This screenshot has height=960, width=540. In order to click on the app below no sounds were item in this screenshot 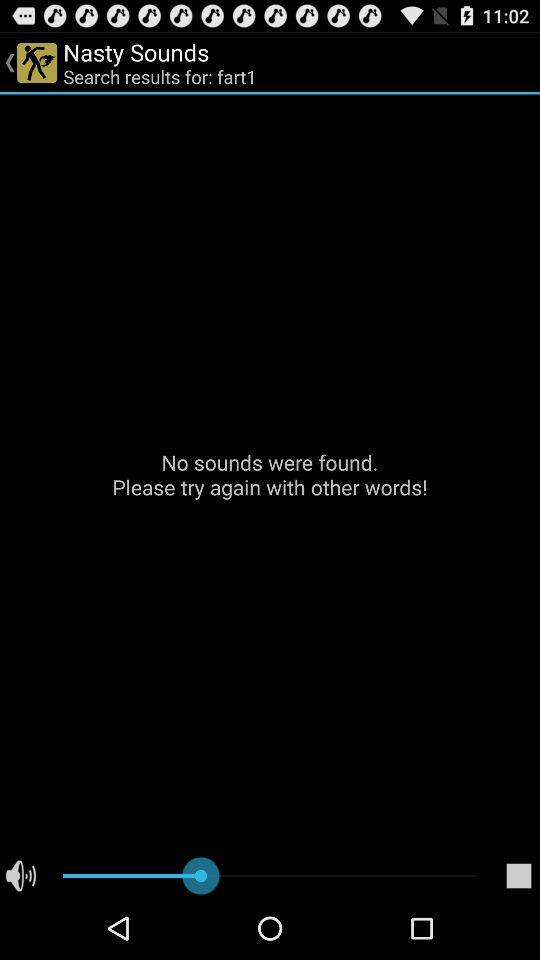, I will do `click(518, 875)`.